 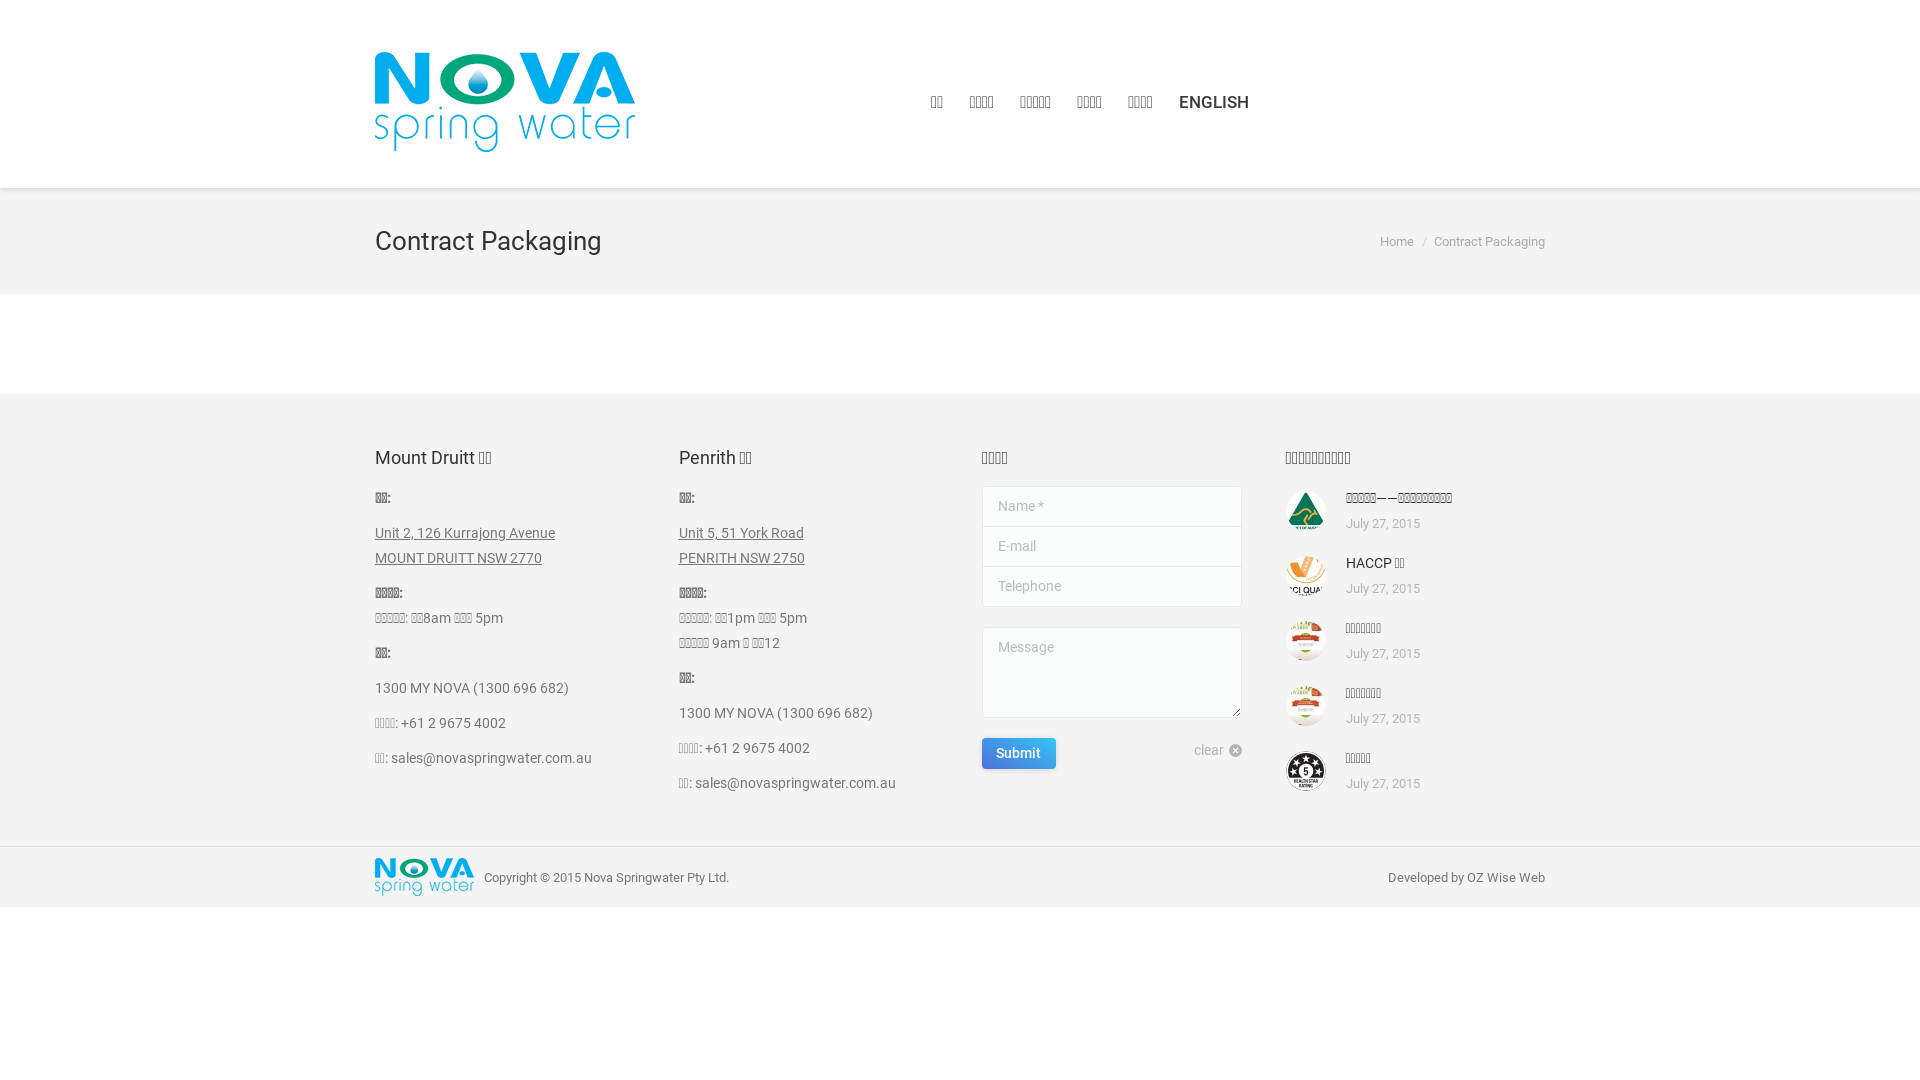 What do you see at coordinates (677, 531) in the screenshot?
I see `'Unit 5, 51 York Road'` at bounding box center [677, 531].